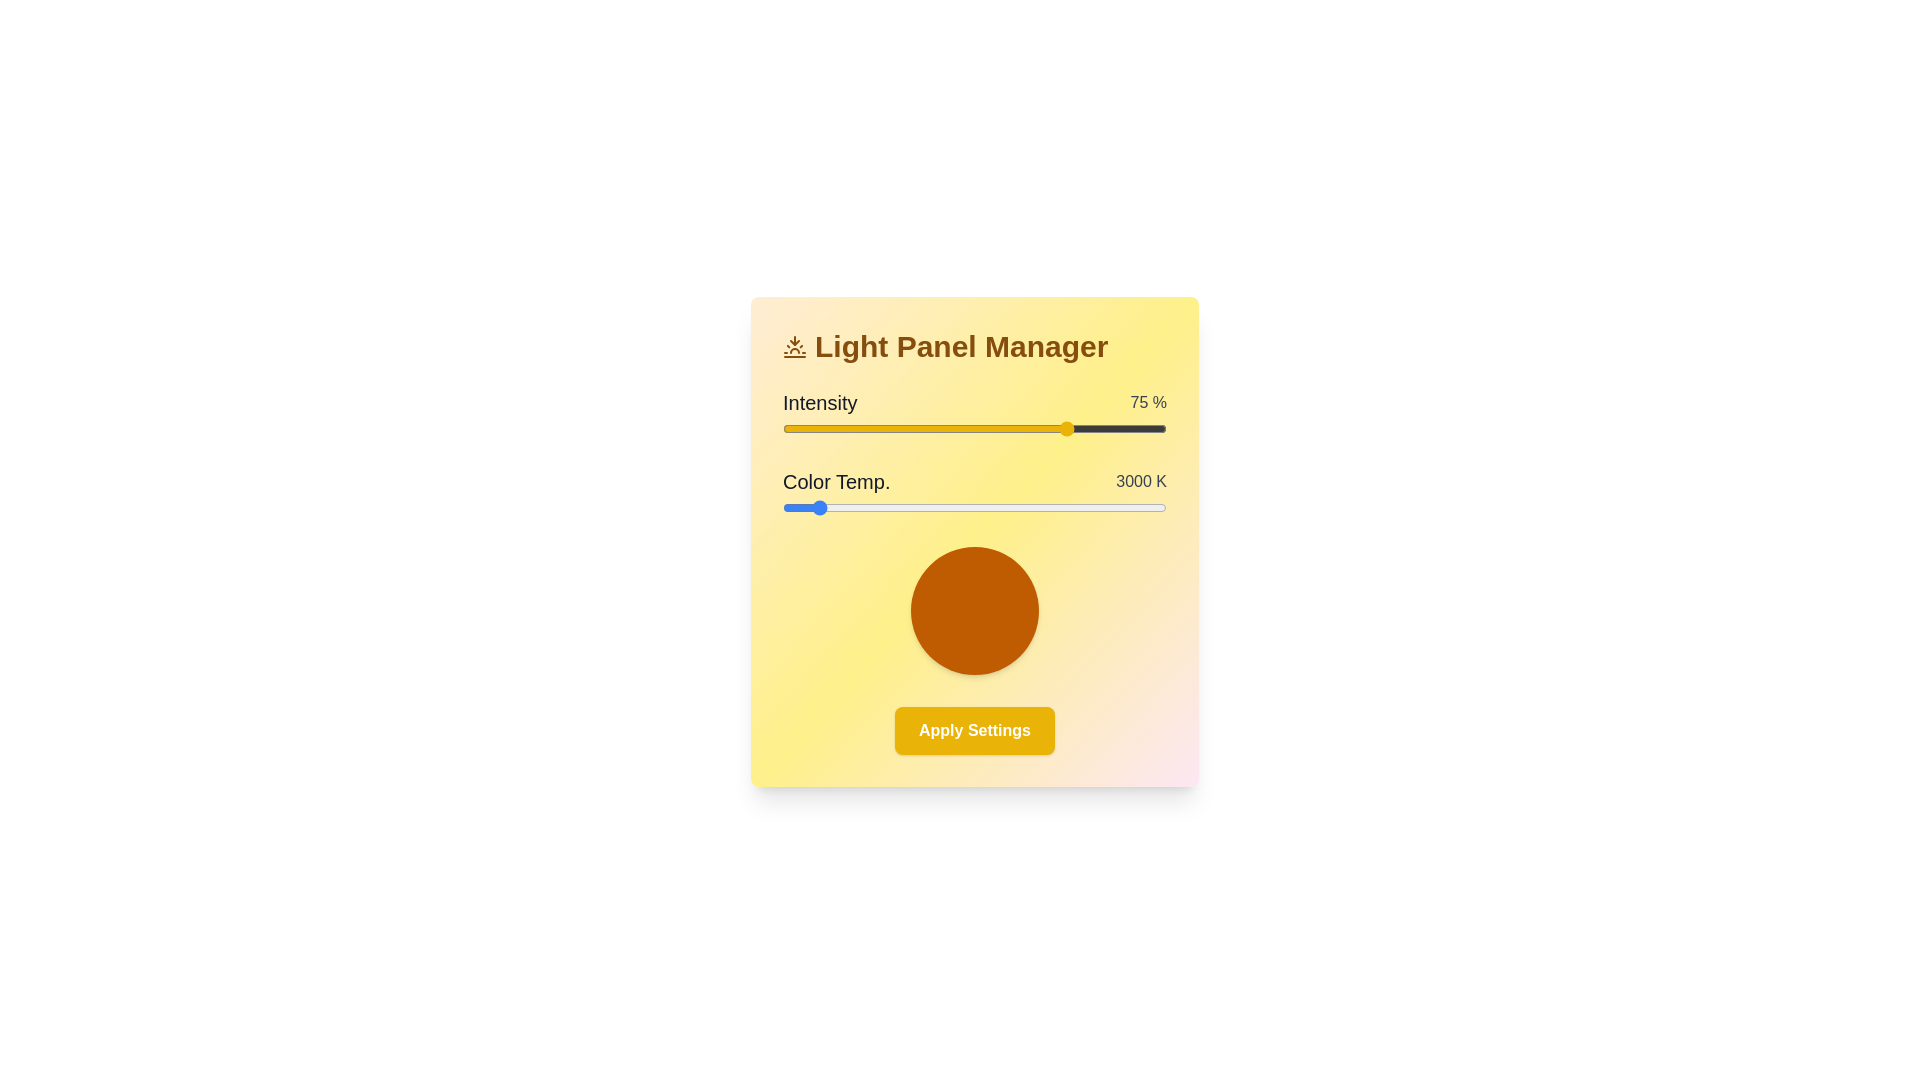  Describe the element at coordinates (974, 731) in the screenshot. I see `the 'Apply Settings' button to finalize the adjustments` at that location.